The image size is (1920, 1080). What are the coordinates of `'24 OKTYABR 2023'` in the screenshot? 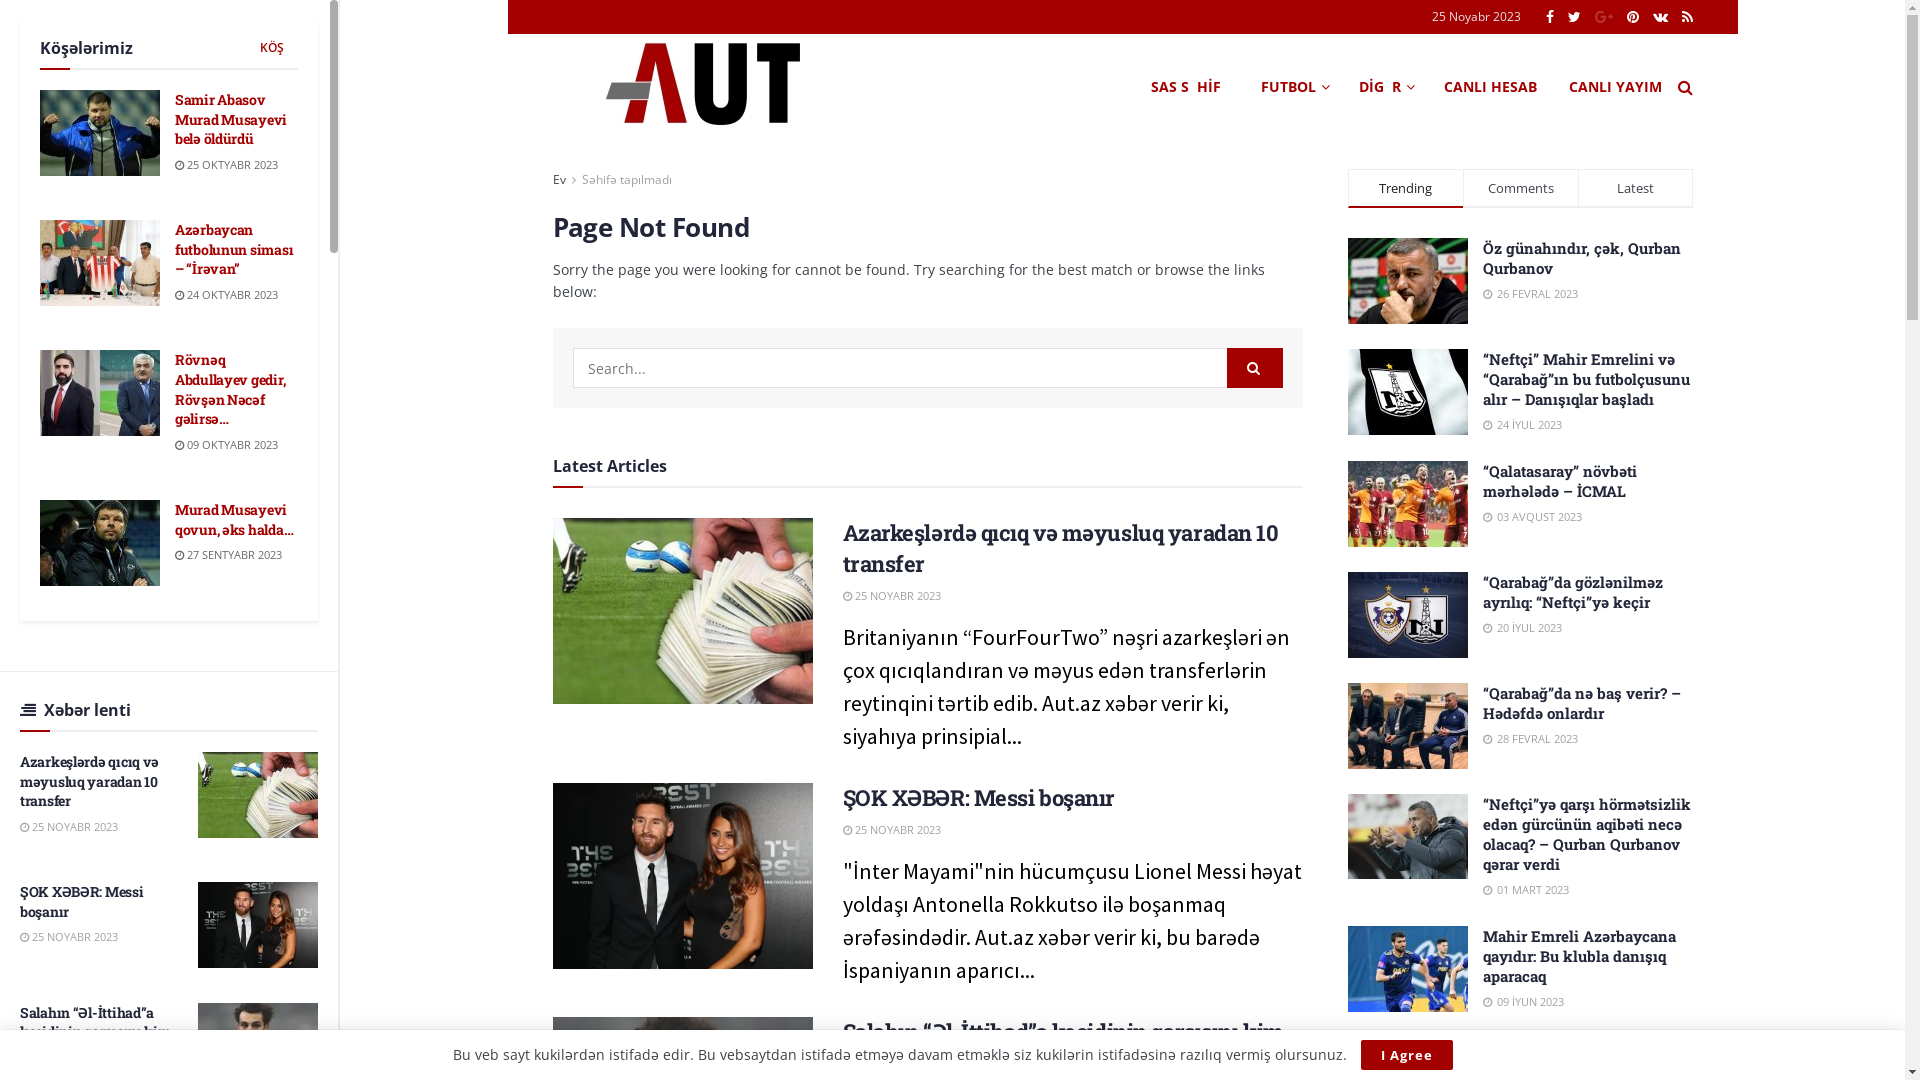 It's located at (174, 294).